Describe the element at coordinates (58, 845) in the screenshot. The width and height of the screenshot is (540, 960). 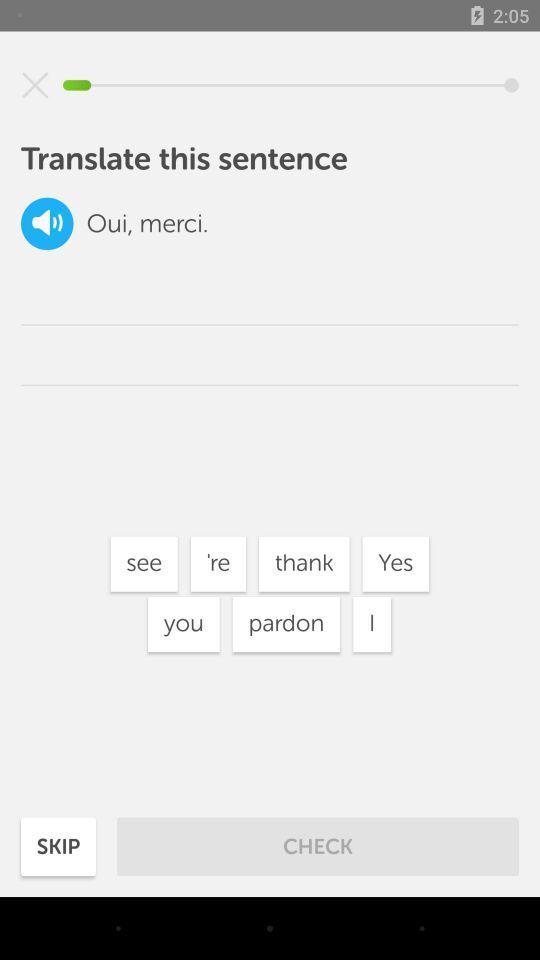
I see `the skip item` at that location.